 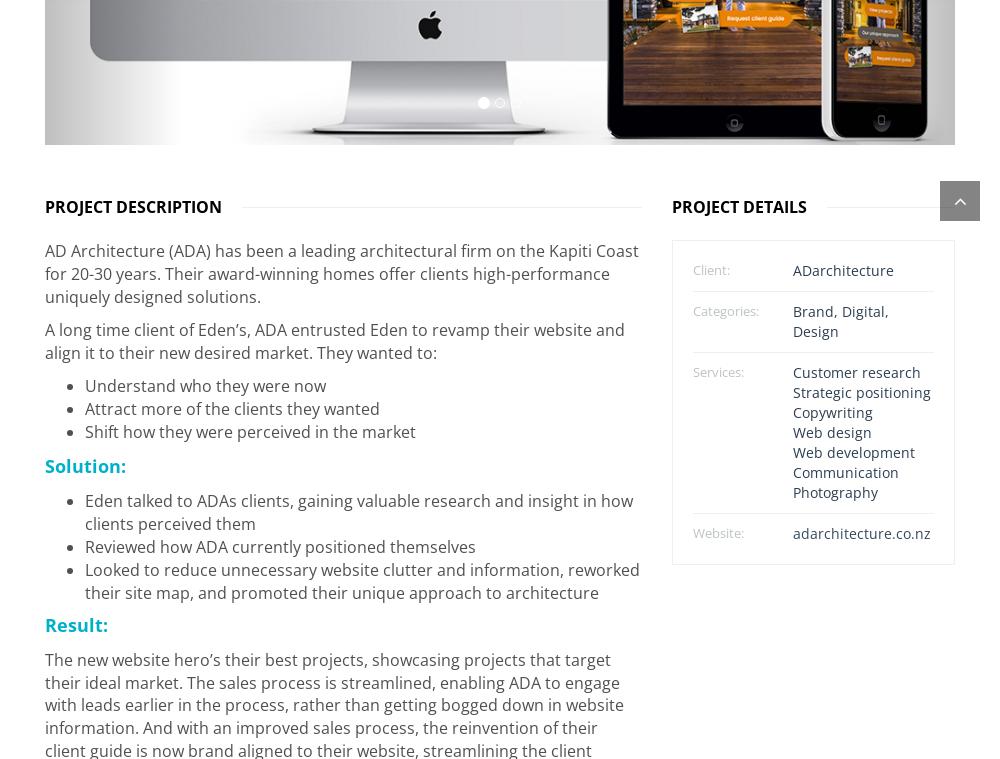 What do you see at coordinates (841, 261) in the screenshot?
I see `'ADarchitecture'` at bounding box center [841, 261].